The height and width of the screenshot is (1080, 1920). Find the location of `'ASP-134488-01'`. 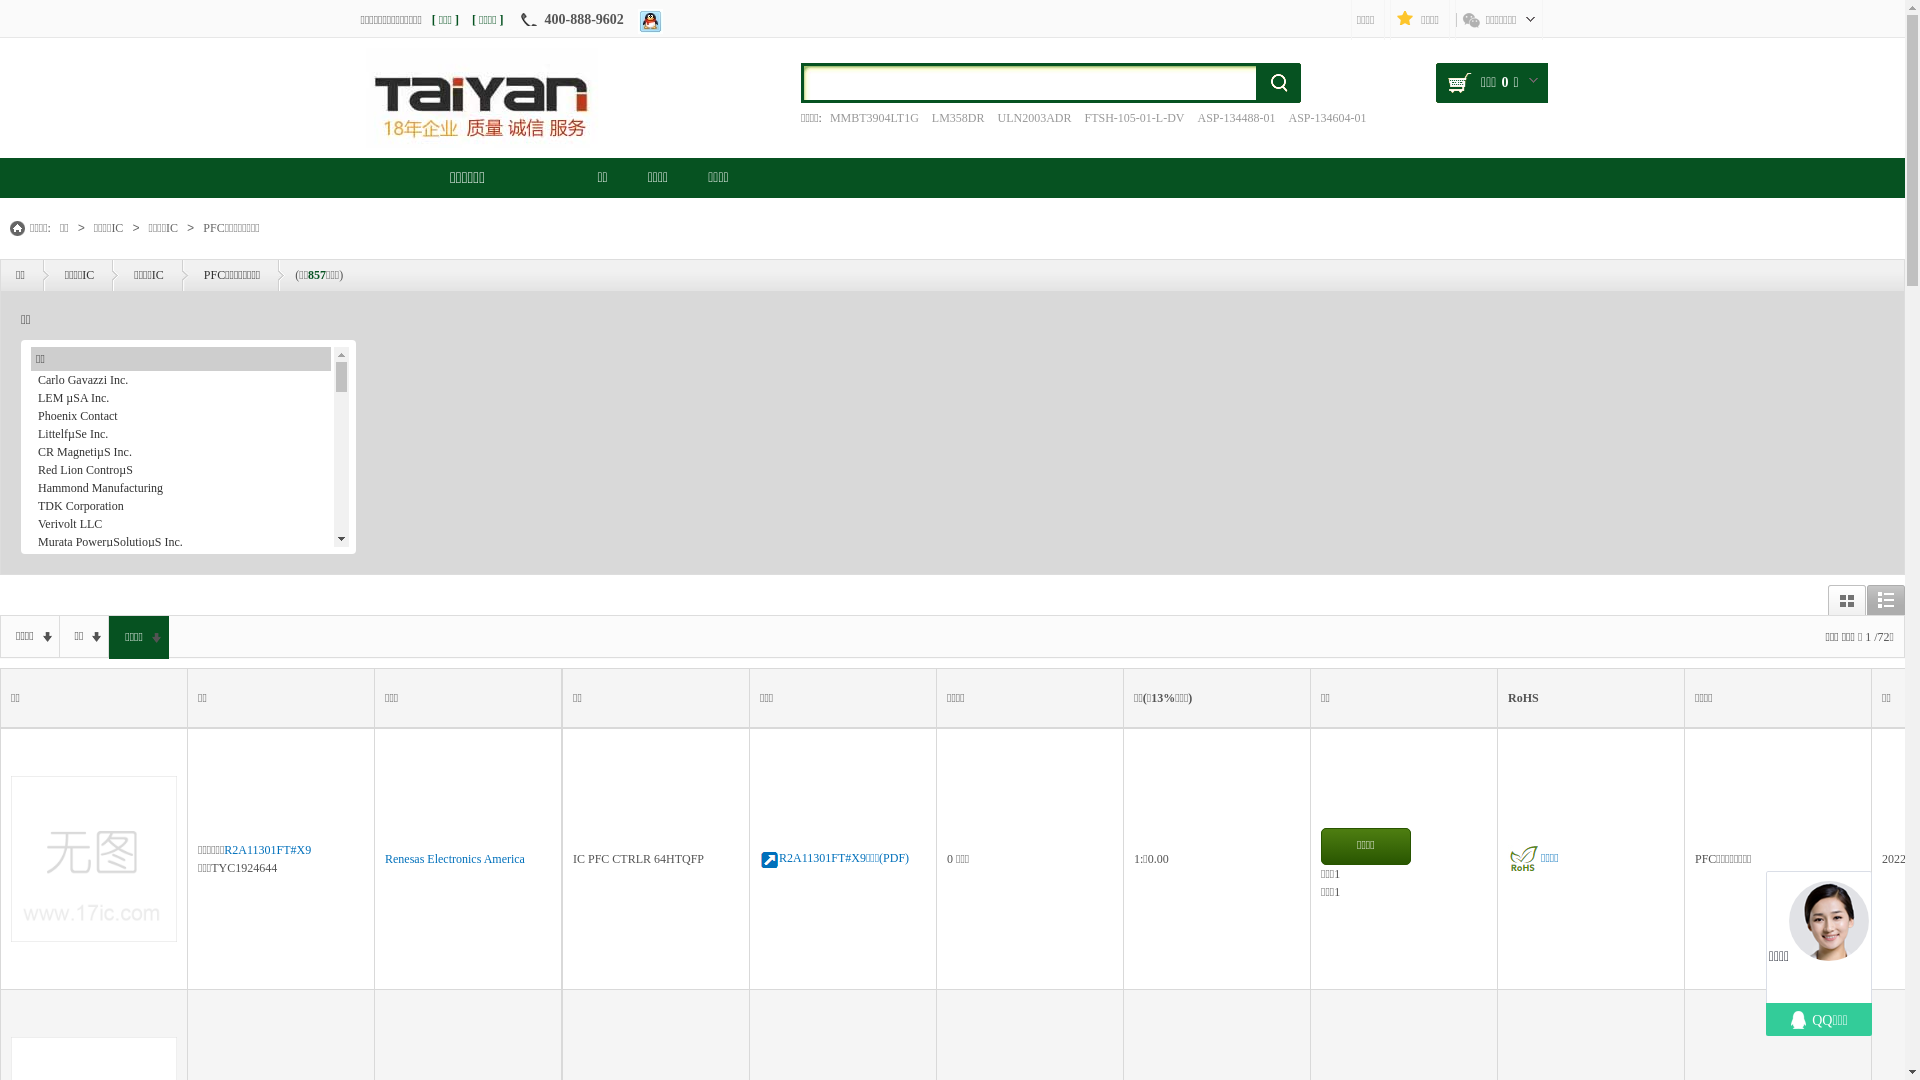

'ASP-134488-01' is located at coordinates (1235, 118).